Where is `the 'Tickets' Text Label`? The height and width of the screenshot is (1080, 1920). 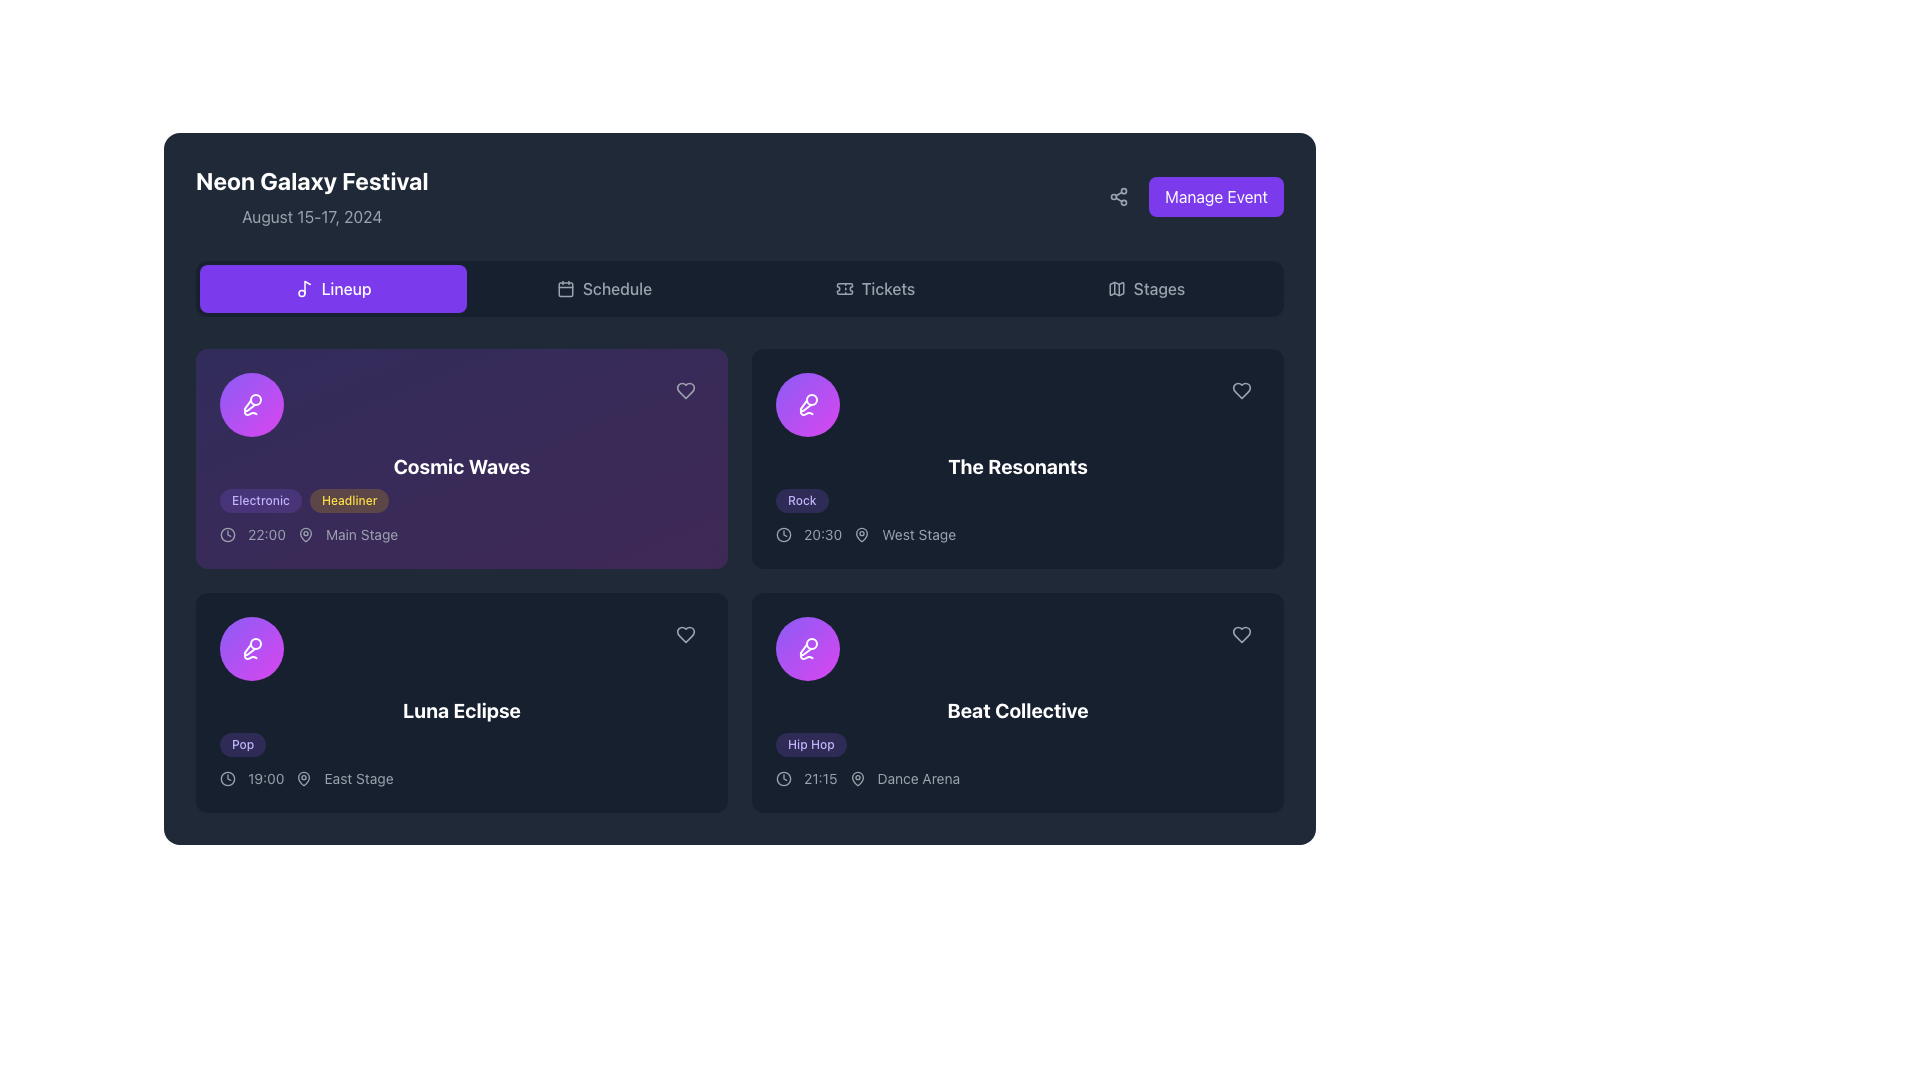
the 'Tickets' Text Label is located at coordinates (887, 289).